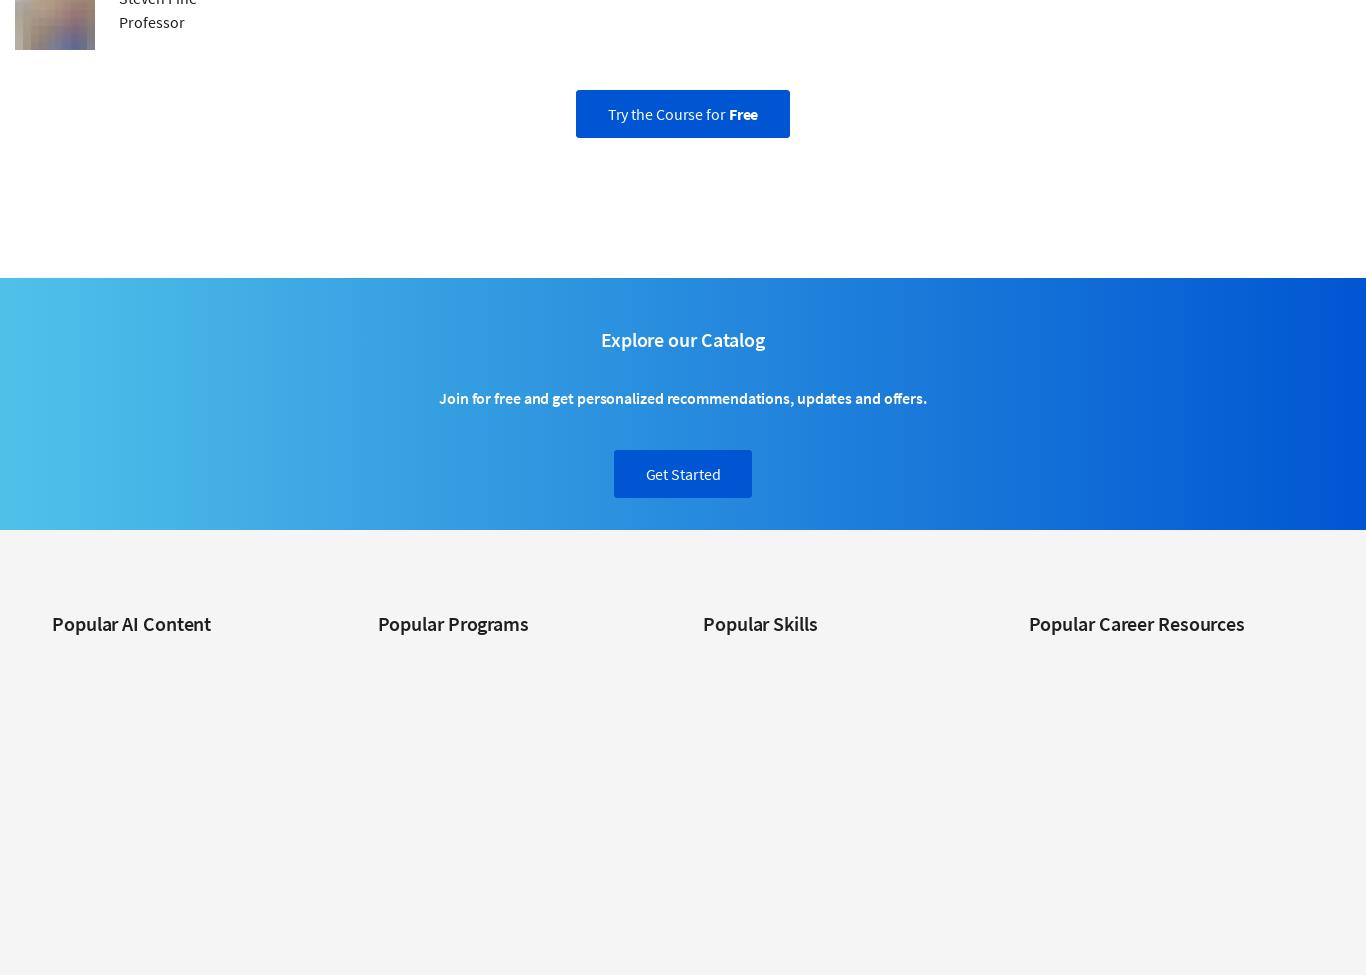 This screenshot has width=1366, height=975. What do you see at coordinates (456, 938) in the screenshot?
I see `'Google SEO Fundamentals'` at bounding box center [456, 938].